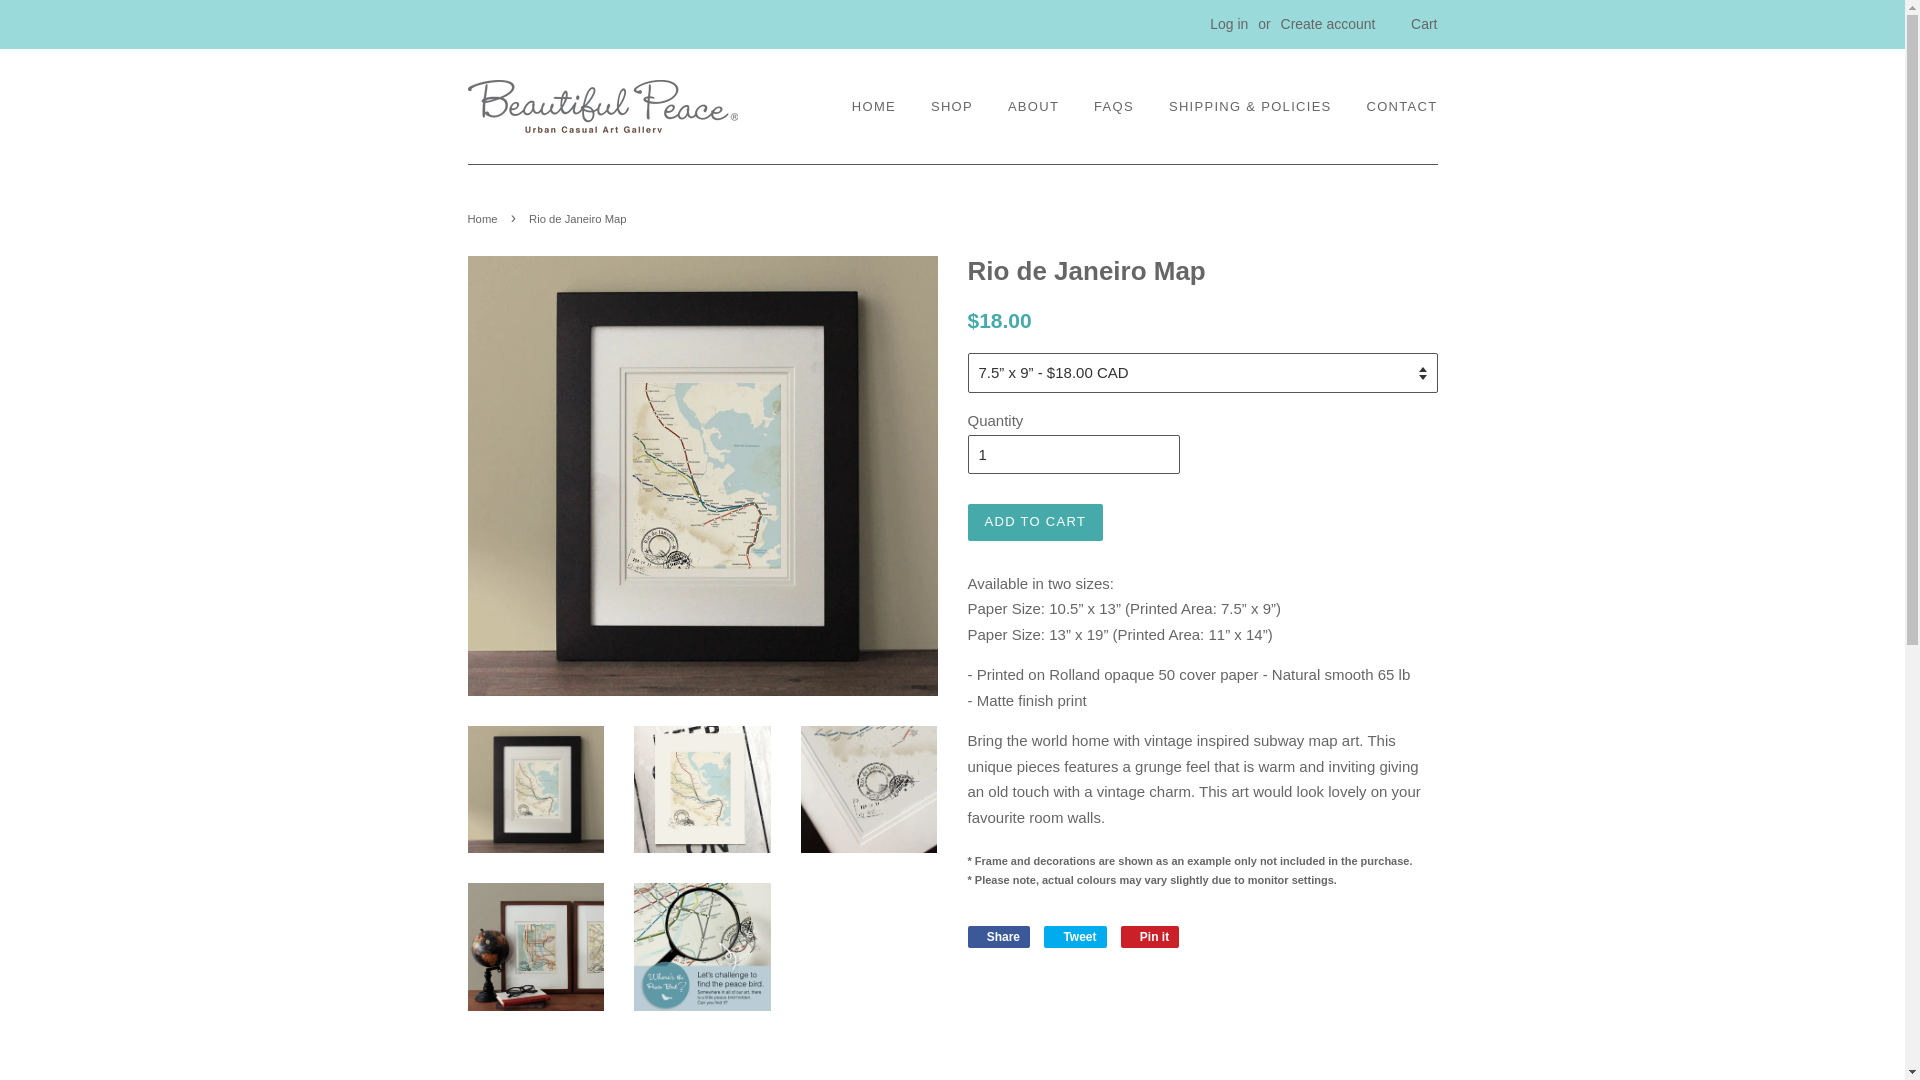 Image resolution: width=1920 pixels, height=1080 pixels. What do you see at coordinates (1249, 107) in the screenshot?
I see `'SHIPPING & POLICIES'` at bounding box center [1249, 107].